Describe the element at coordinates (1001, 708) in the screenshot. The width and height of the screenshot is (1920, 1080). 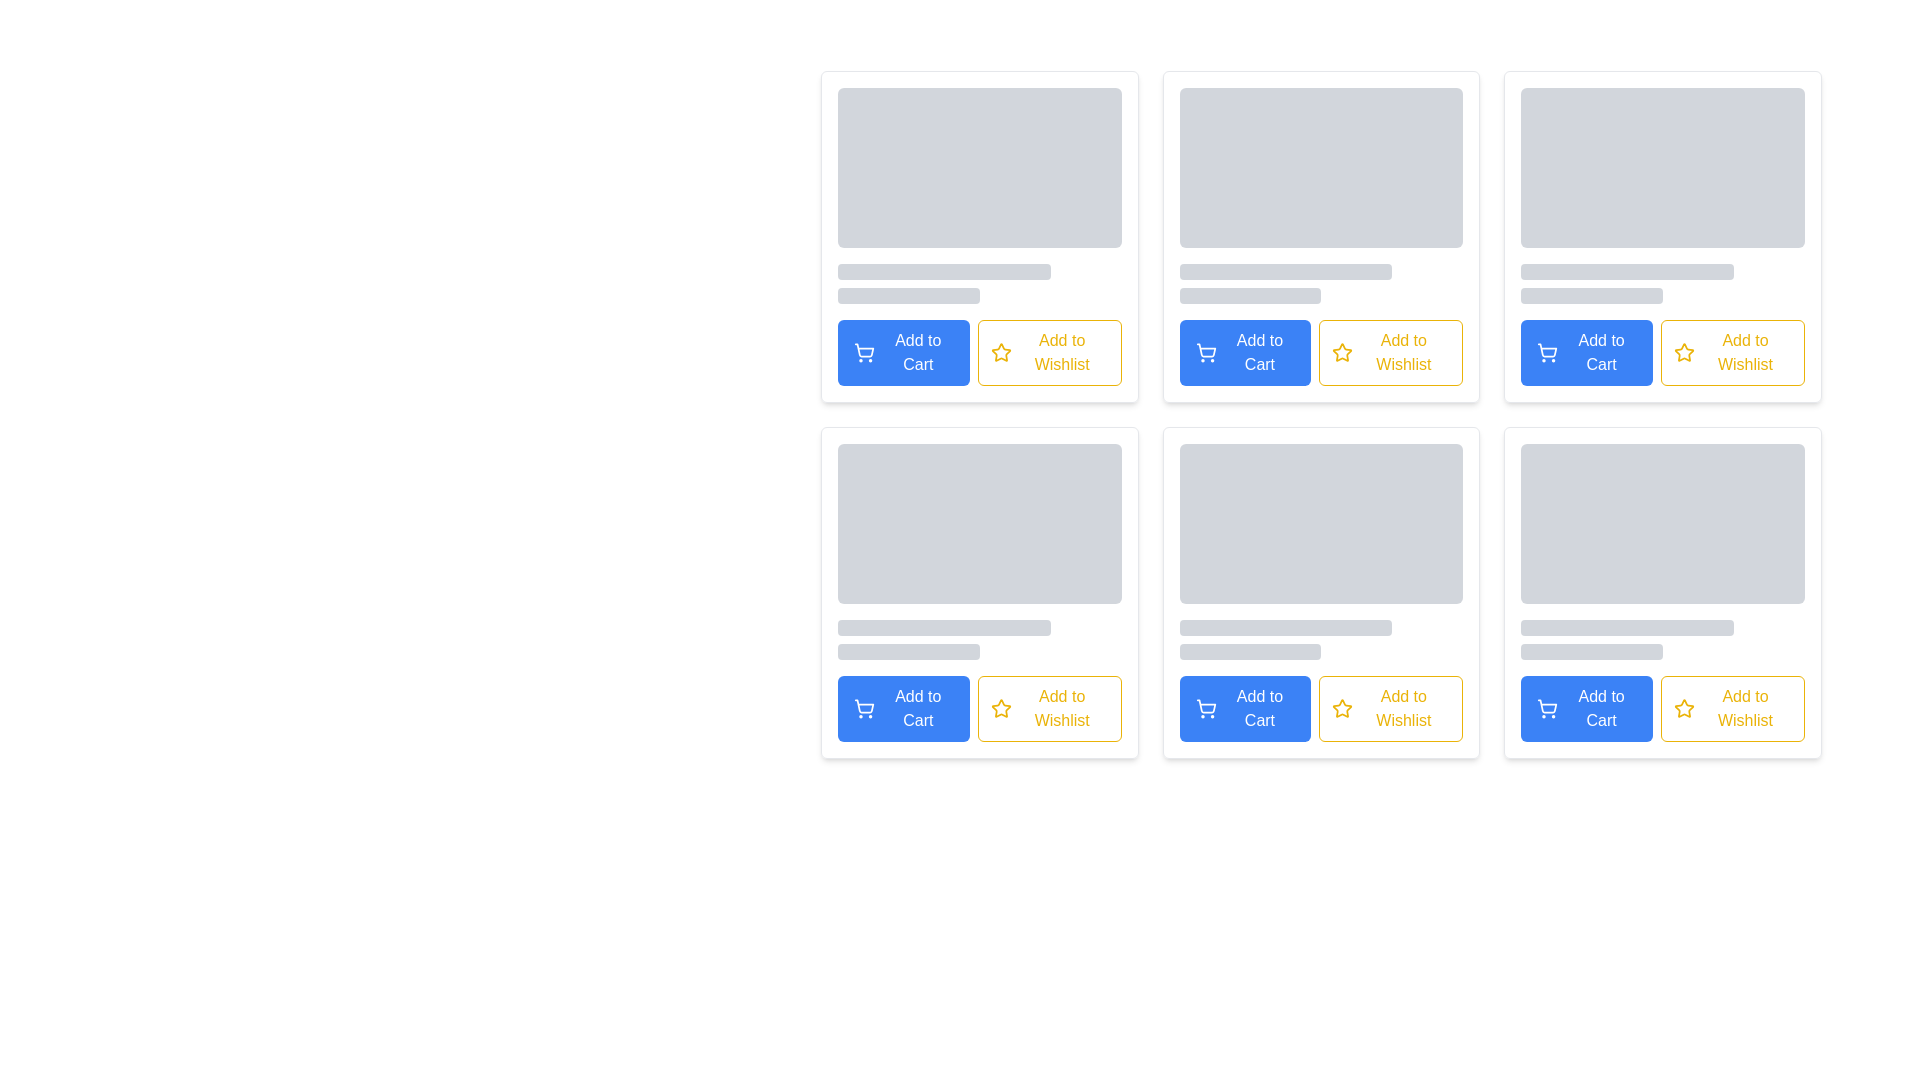
I see `the star icon within the 'Add to Wishlist' button, which indicates the feature to add items to the wishlist` at that location.